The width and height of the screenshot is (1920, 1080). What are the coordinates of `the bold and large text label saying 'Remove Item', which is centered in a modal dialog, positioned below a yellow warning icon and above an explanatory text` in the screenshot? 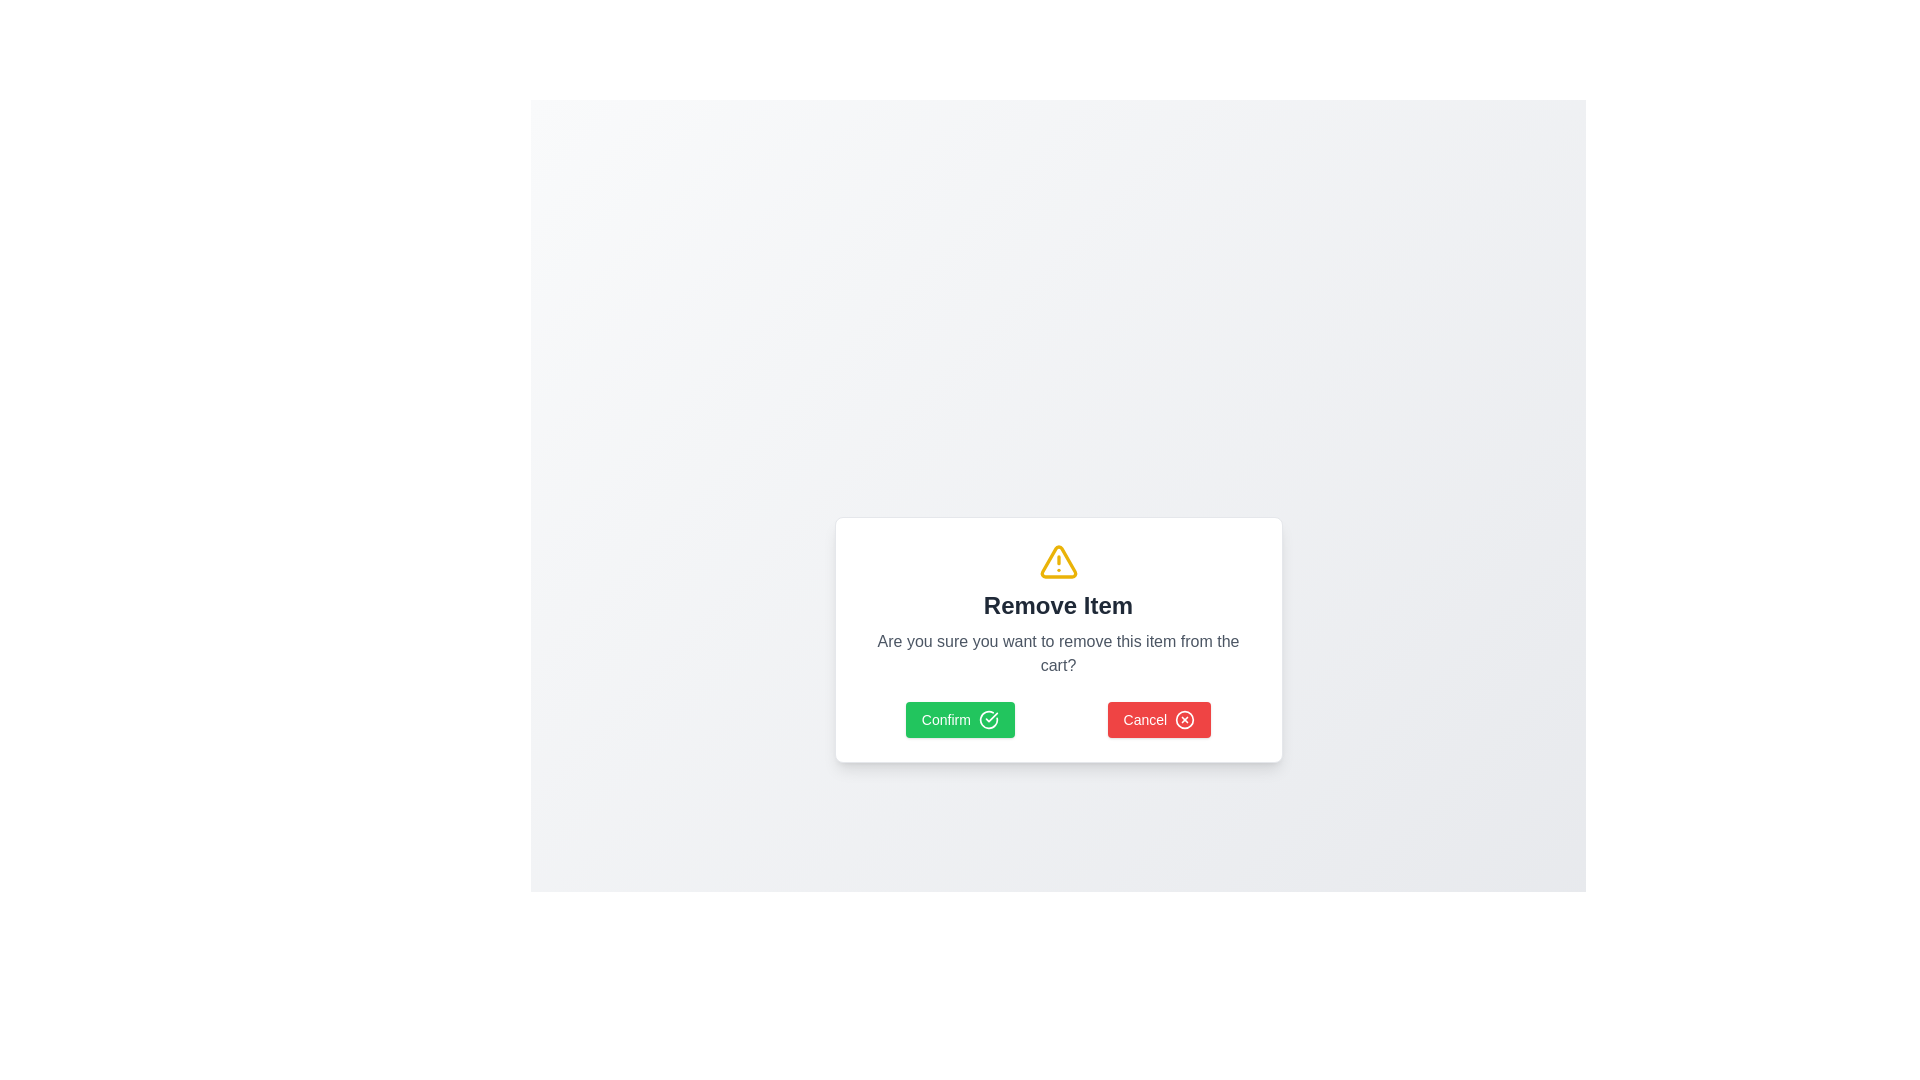 It's located at (1057, 604).